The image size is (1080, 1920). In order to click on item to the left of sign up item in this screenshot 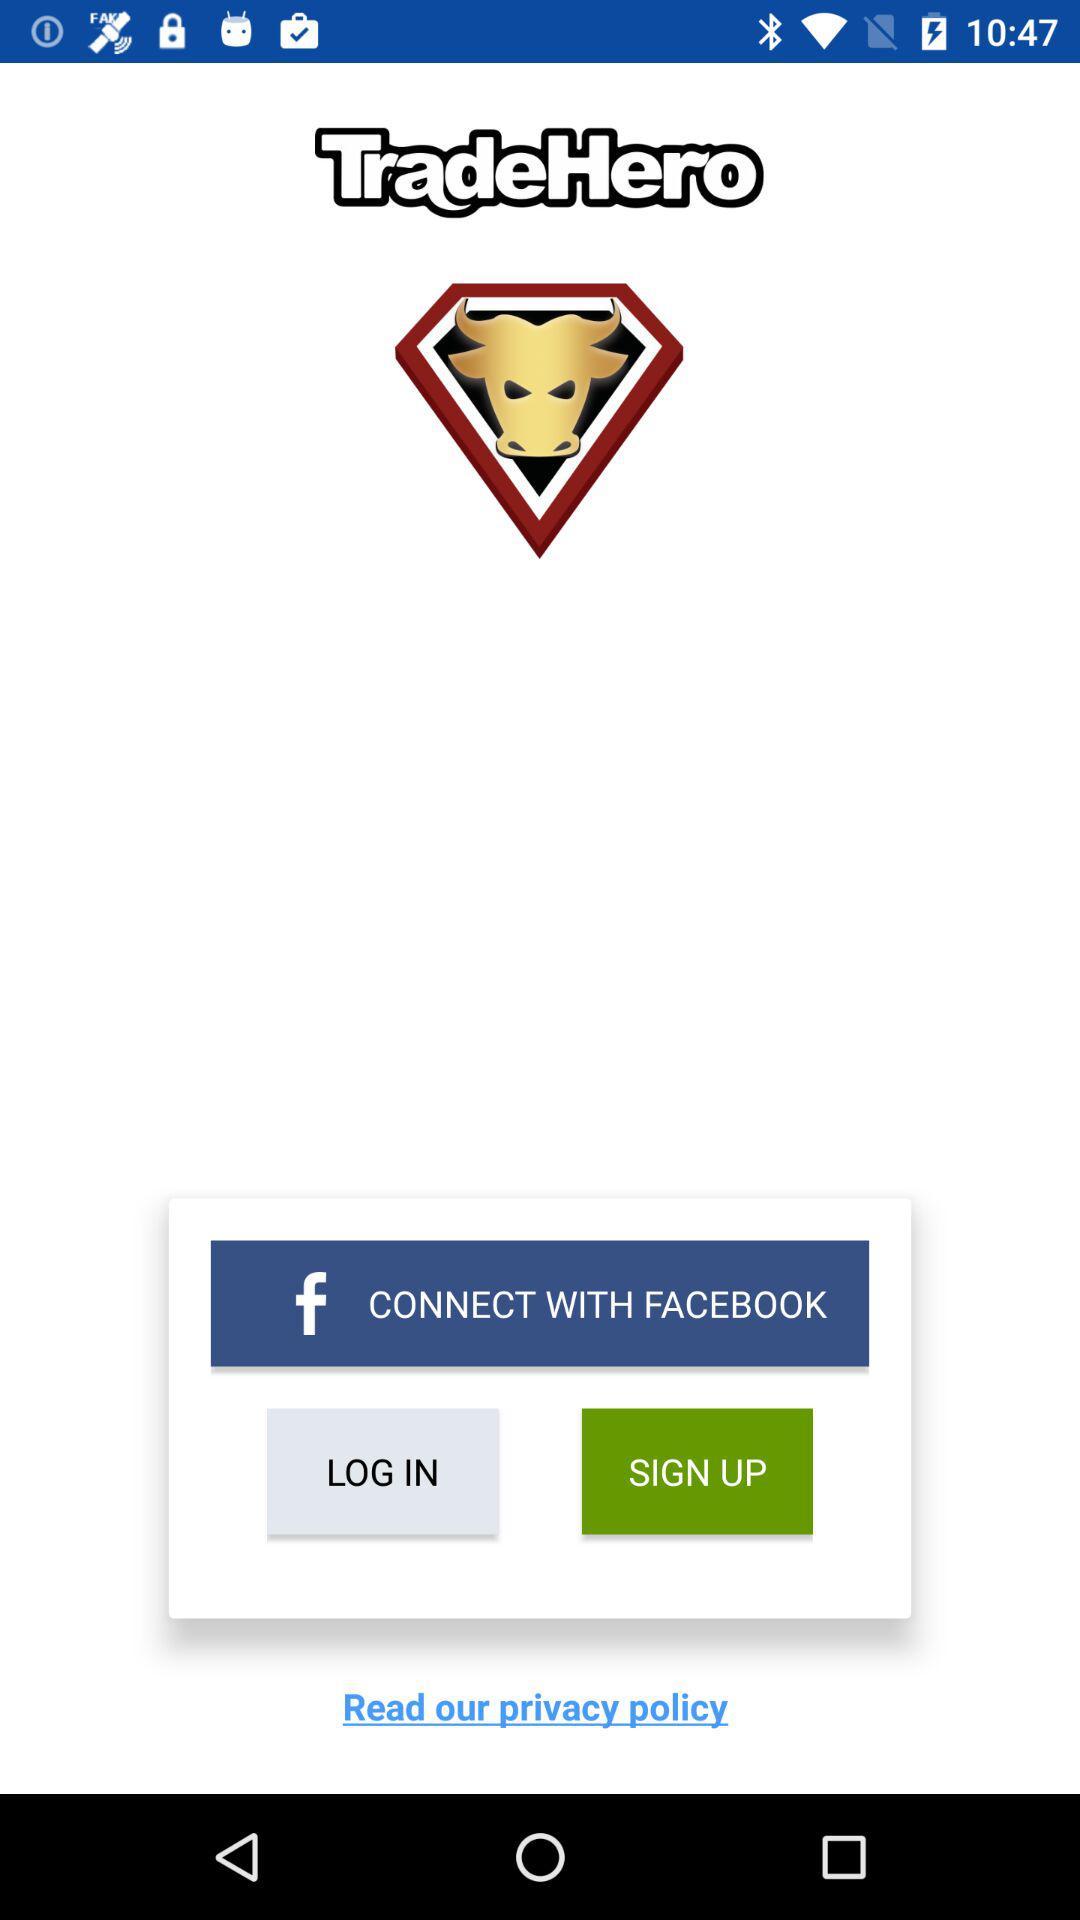, I will do `click(382, 1471)`.